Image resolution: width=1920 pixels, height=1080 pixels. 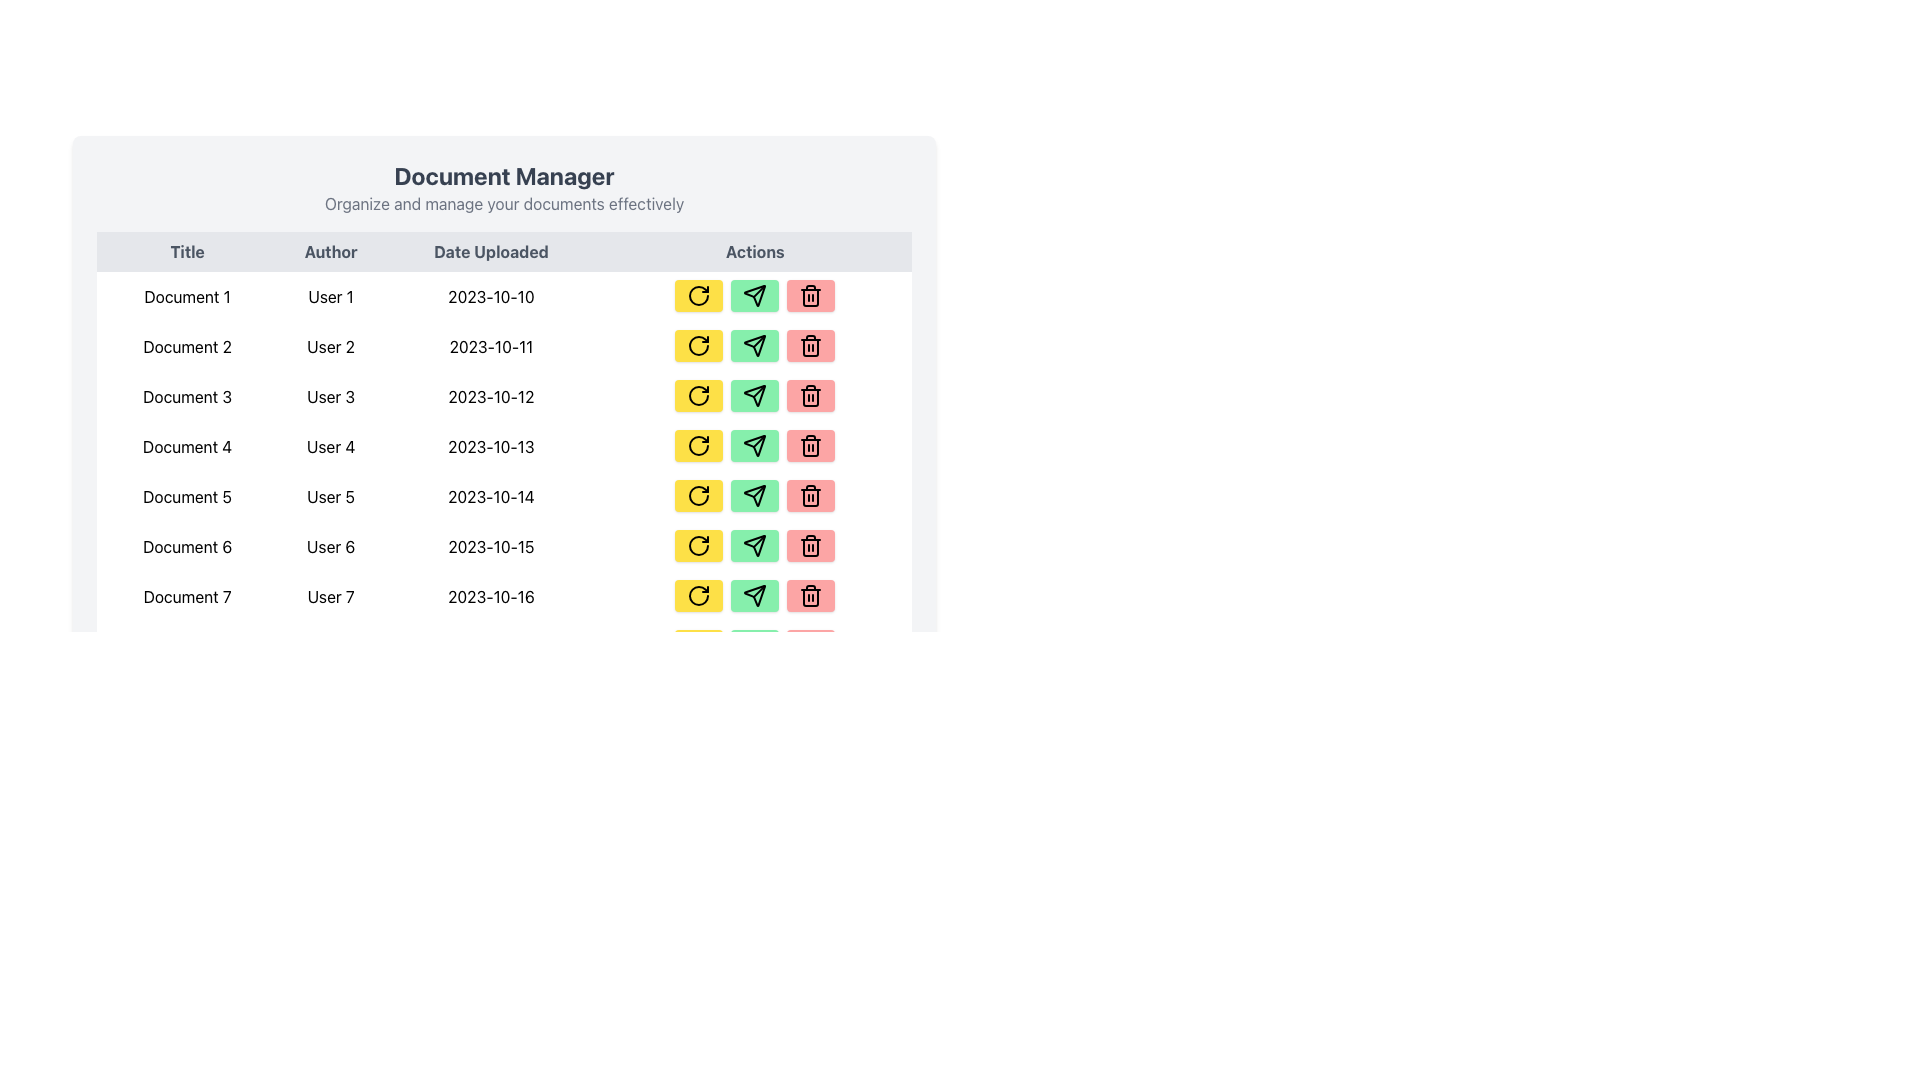 I want to click on the circular clockwise rotation icon with a yellow background in the 'Actions' column of the first row in the 'Document Manager' table, so click(x=699, y=296).